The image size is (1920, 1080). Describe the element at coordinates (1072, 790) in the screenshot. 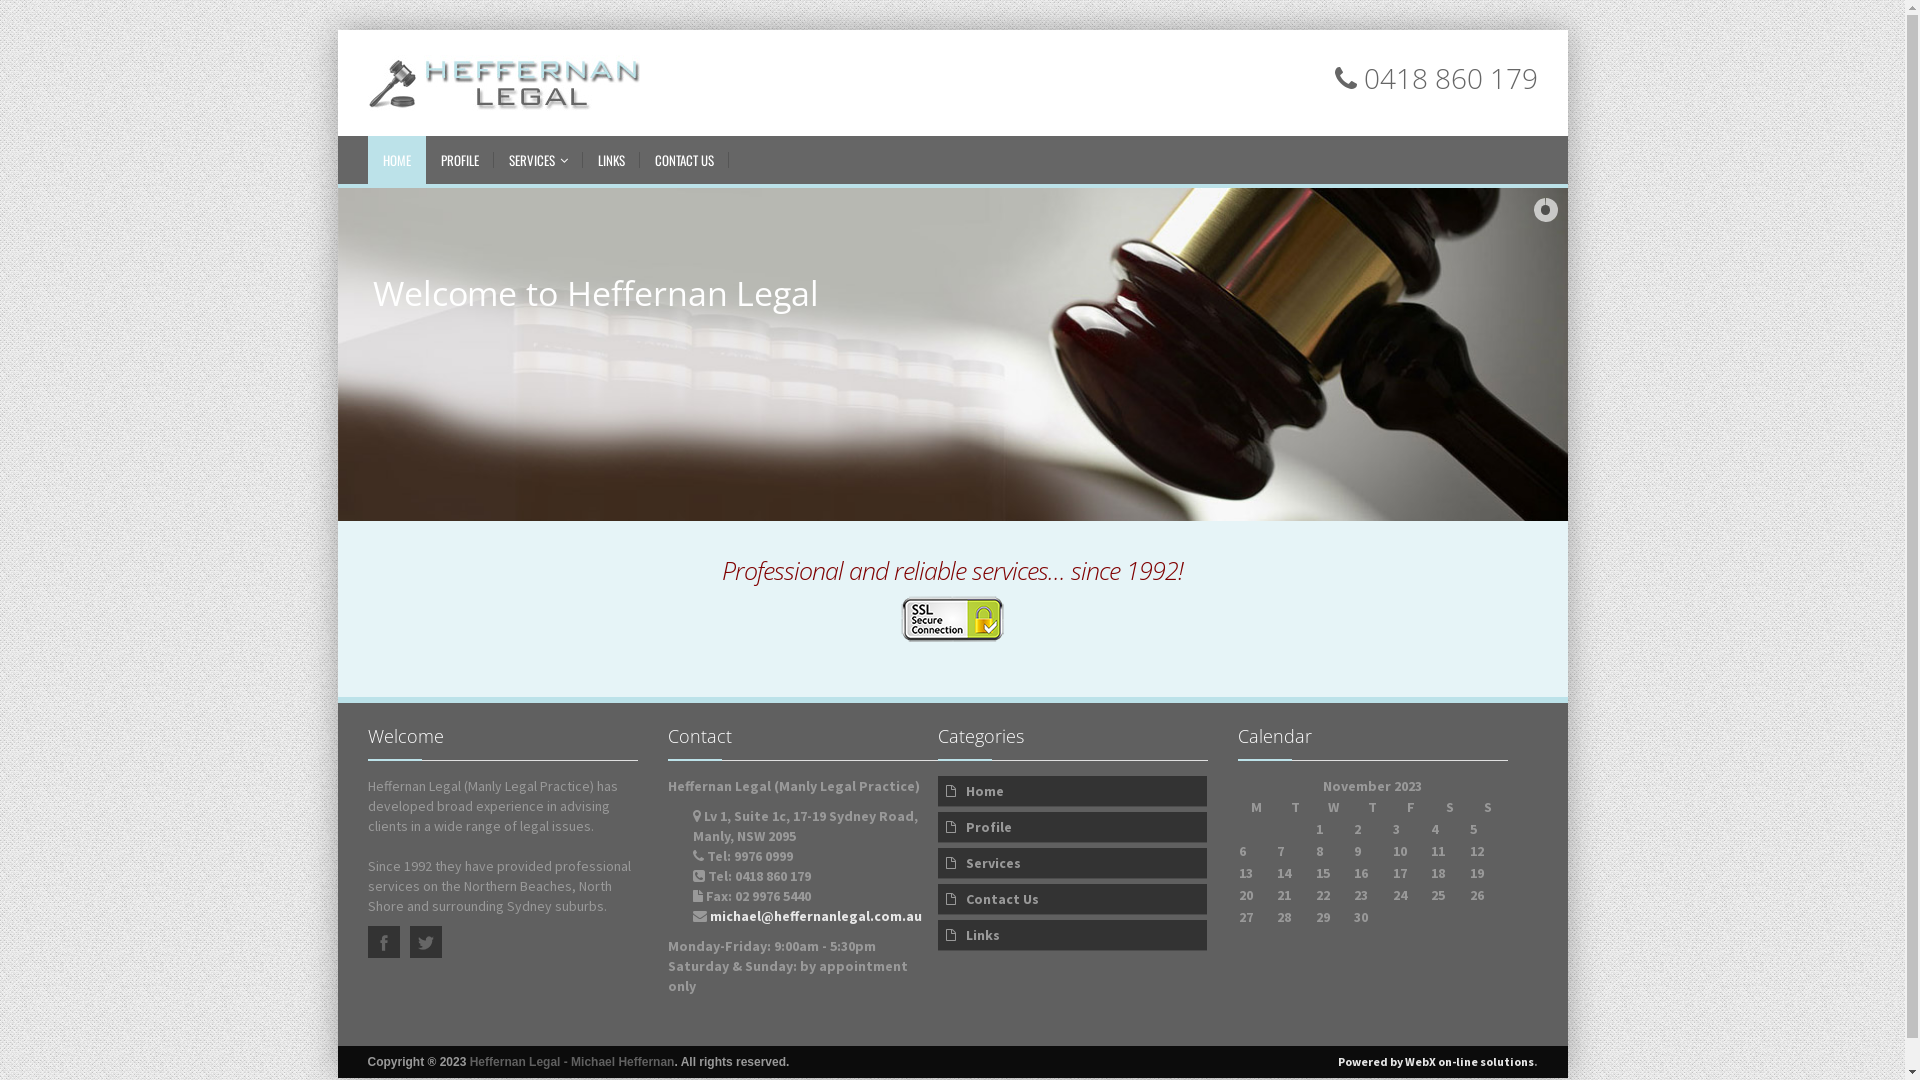

I see `'Home'` at that location.